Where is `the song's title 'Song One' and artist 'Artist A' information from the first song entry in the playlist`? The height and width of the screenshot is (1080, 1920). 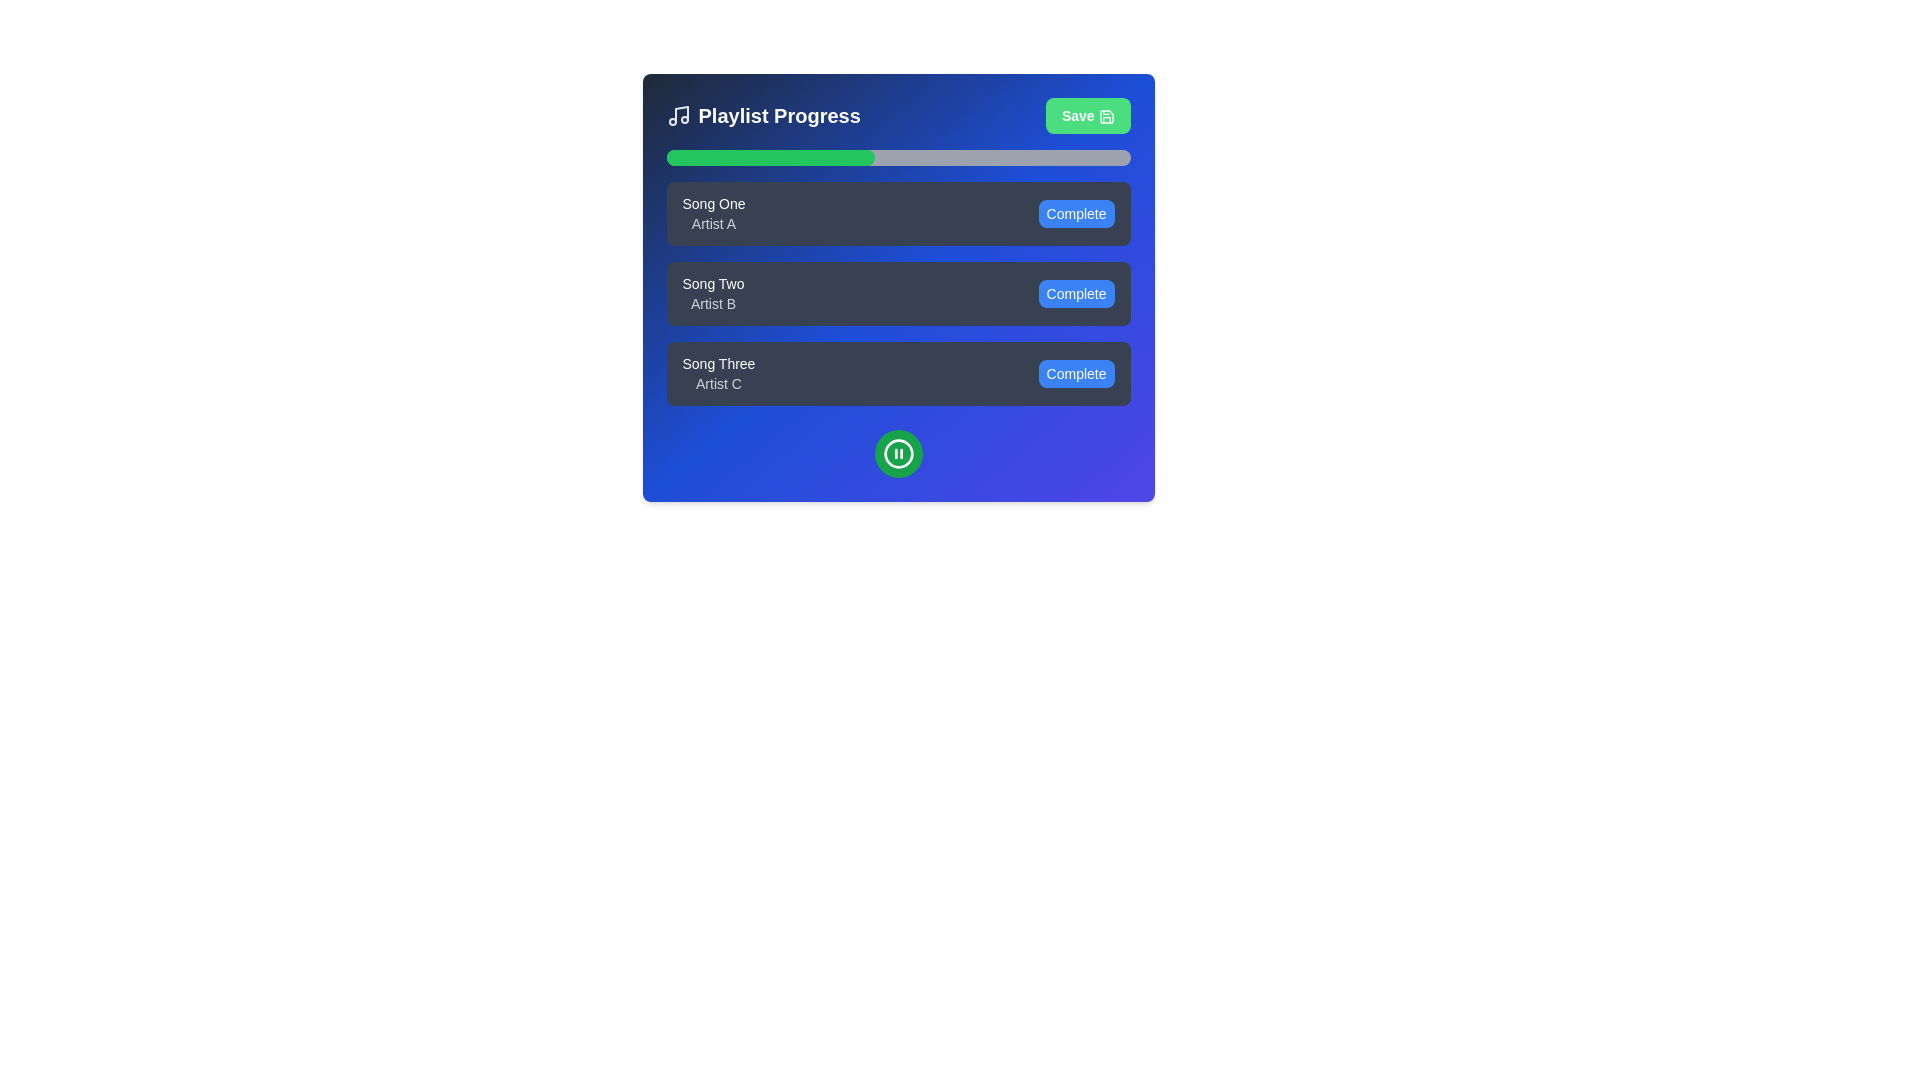 the song's title 'Song One' and artist 'Artist A' information from the first song entry in the playlist is located at coordinates (897, 213).